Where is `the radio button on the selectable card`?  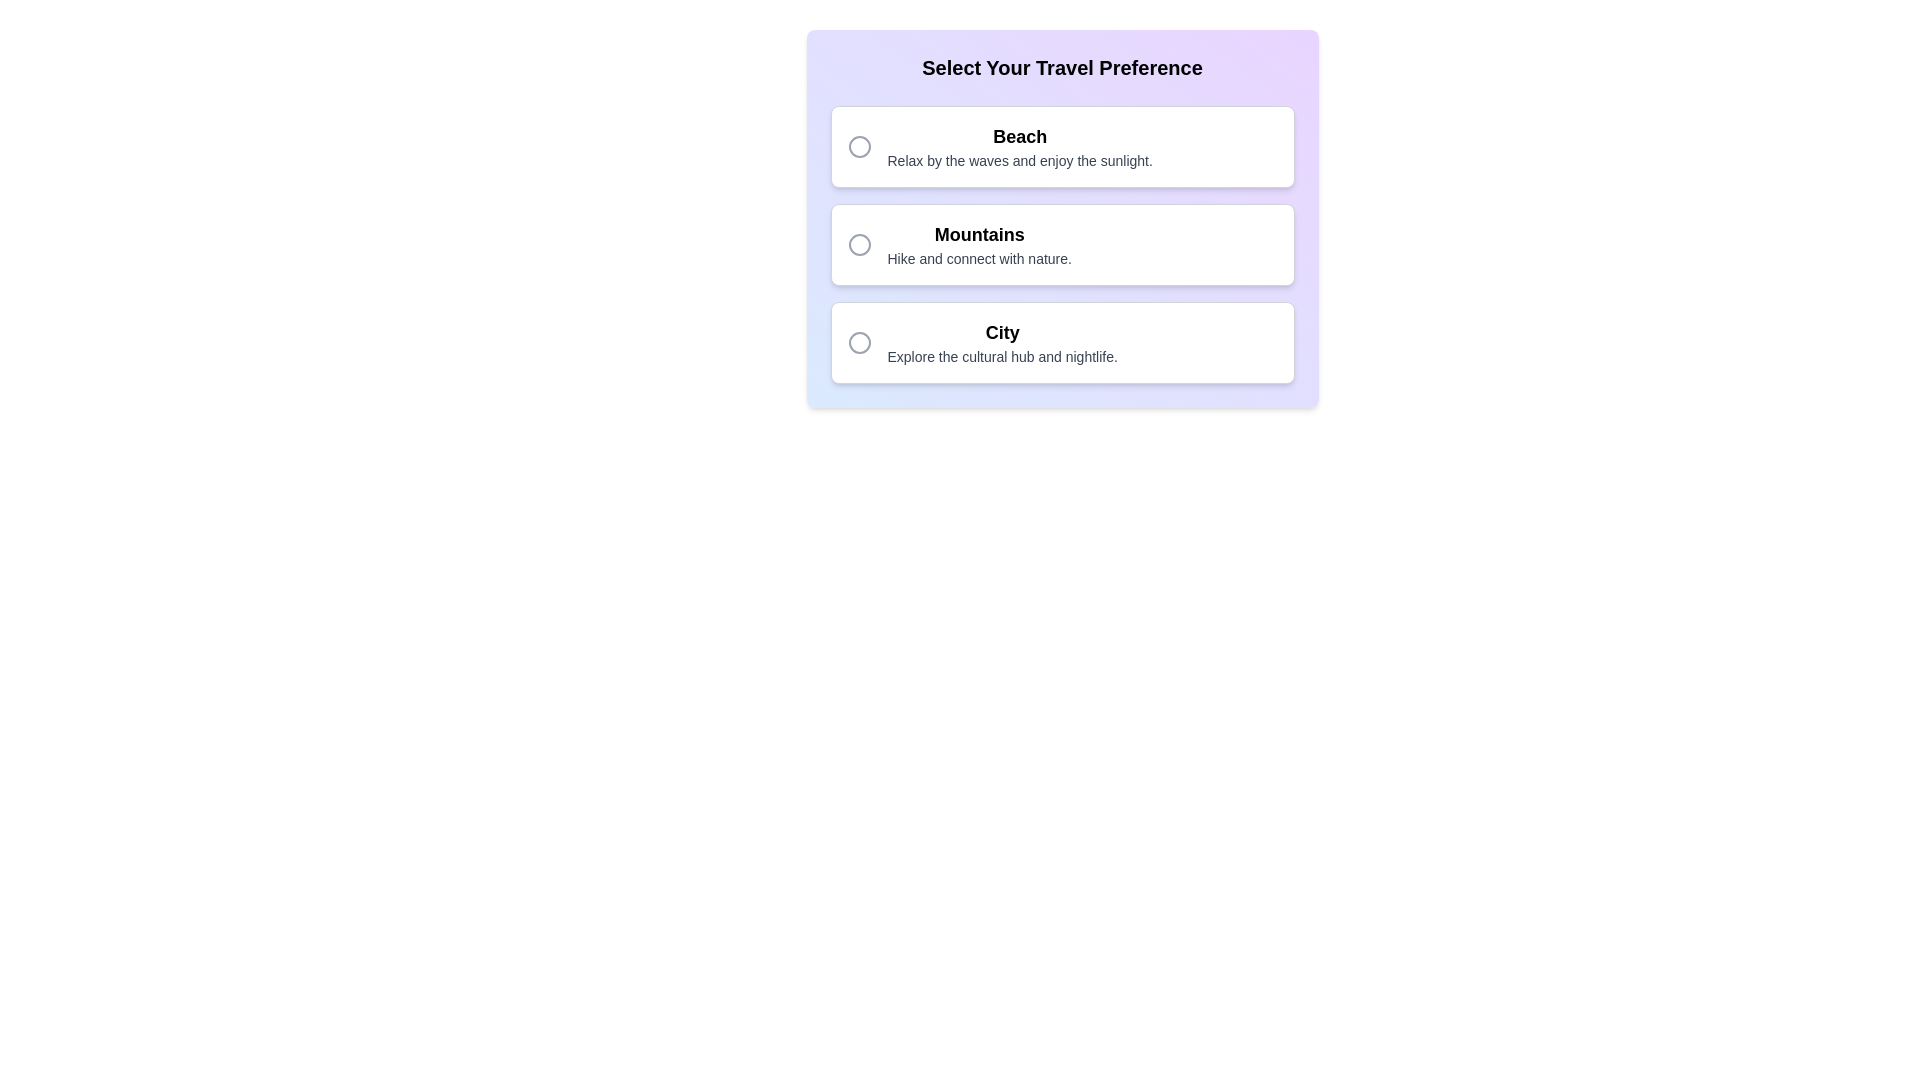 the radio button on the selectable card is located at coordinates (1061, 145).